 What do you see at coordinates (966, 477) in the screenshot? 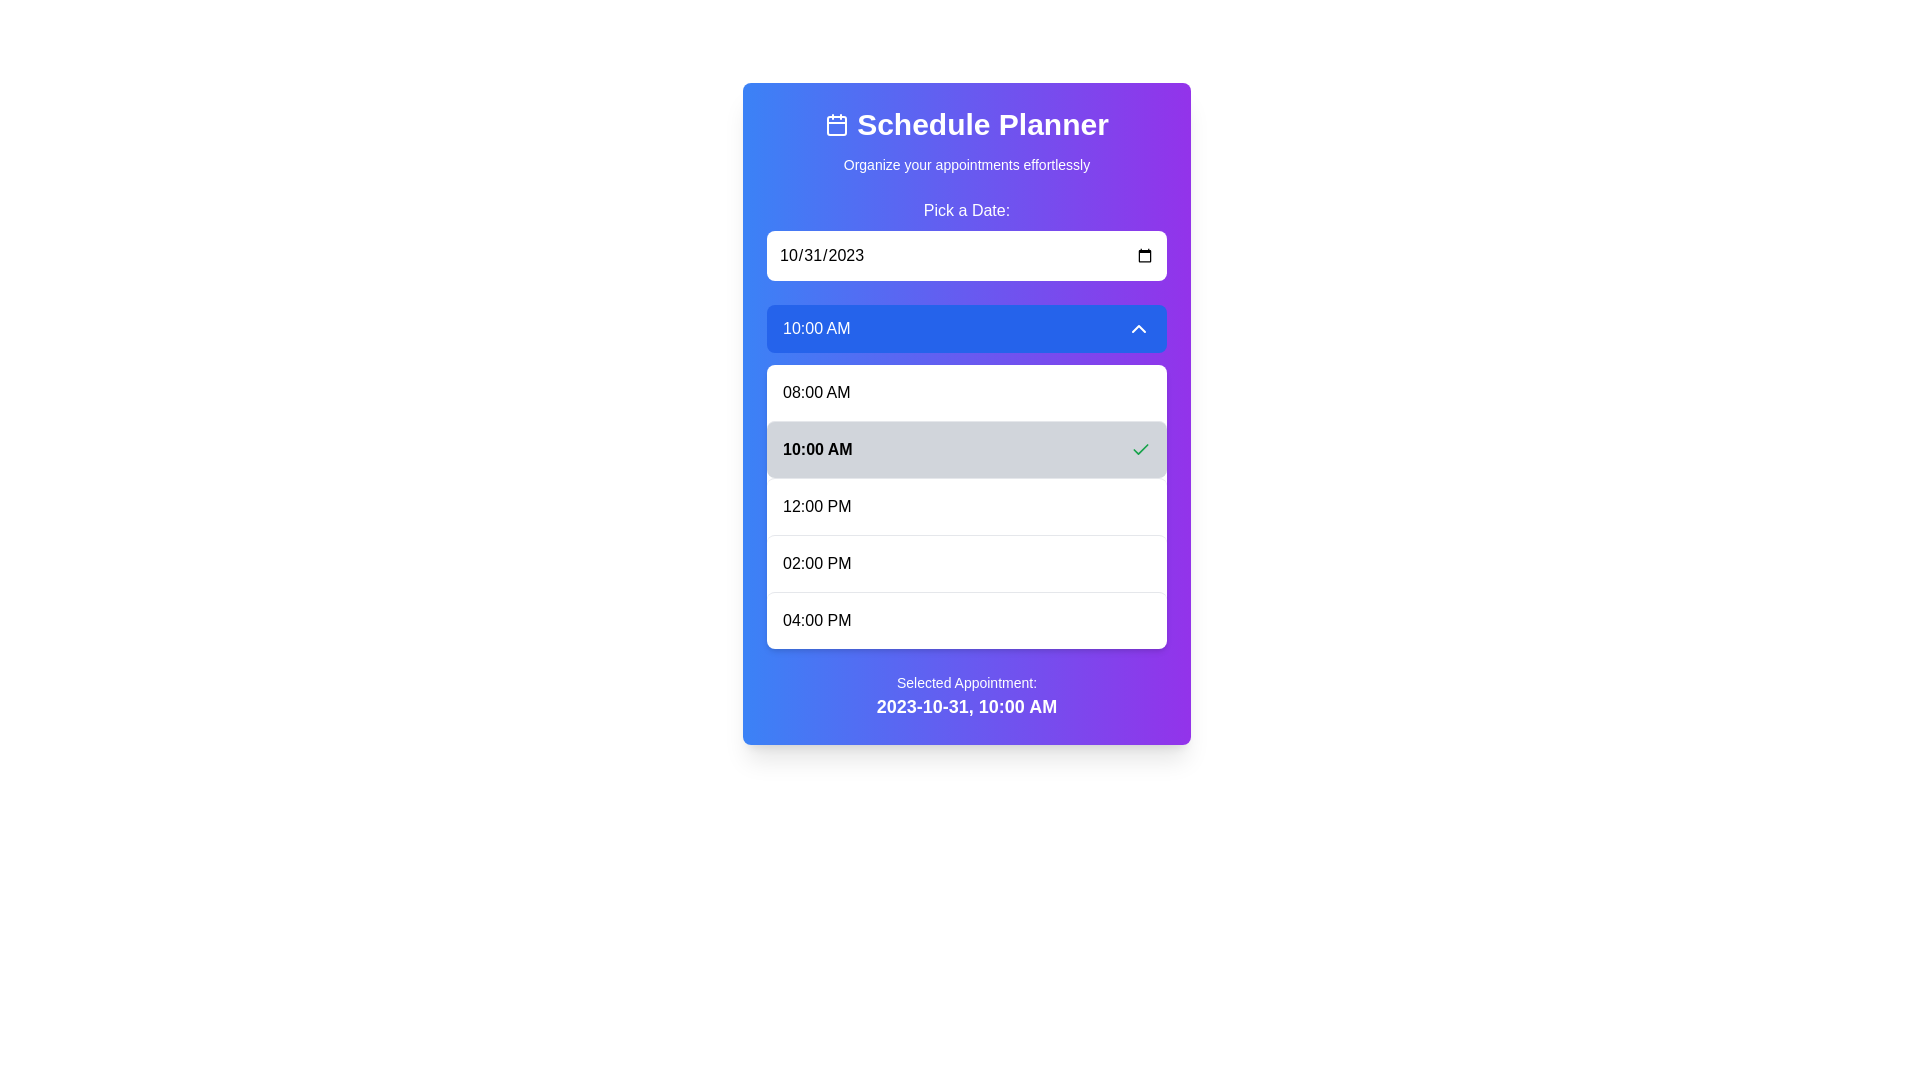
I see `the highlighted menu option '10:00 AM' in the dropdown list` at bounding box center [966, 477].